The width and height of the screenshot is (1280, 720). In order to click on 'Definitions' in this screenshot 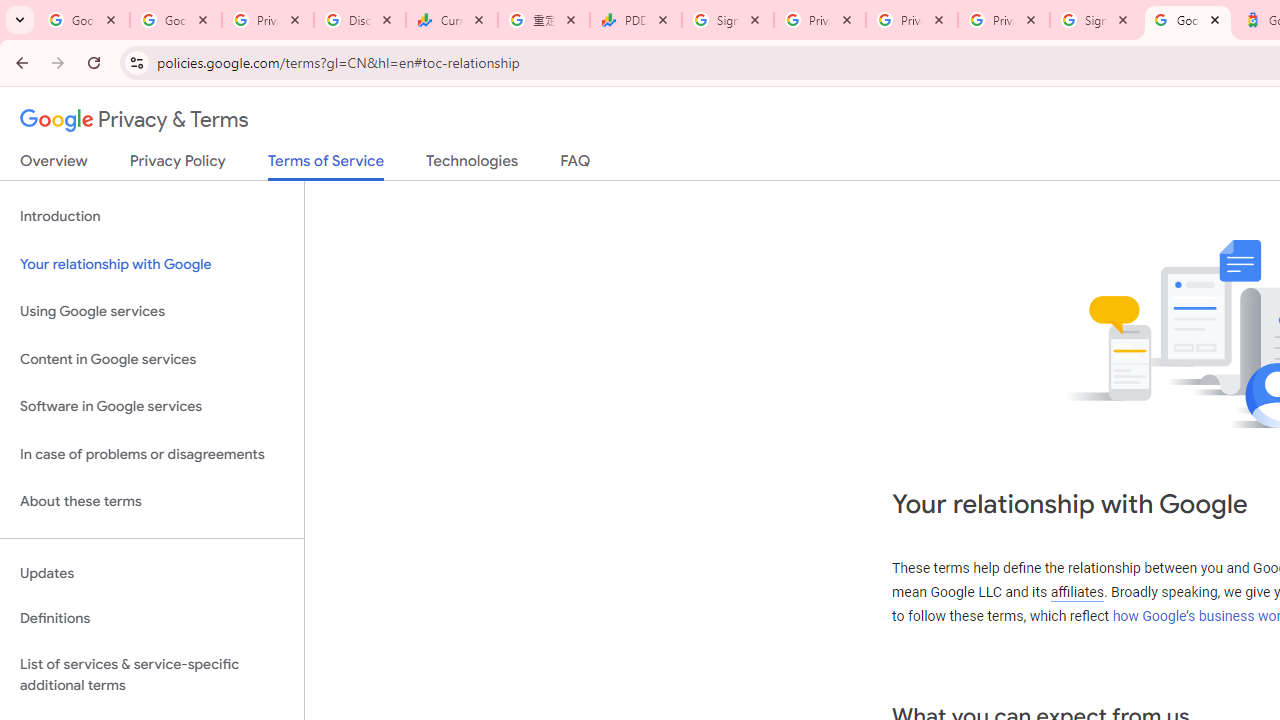, I will do `click(151, 618)`.